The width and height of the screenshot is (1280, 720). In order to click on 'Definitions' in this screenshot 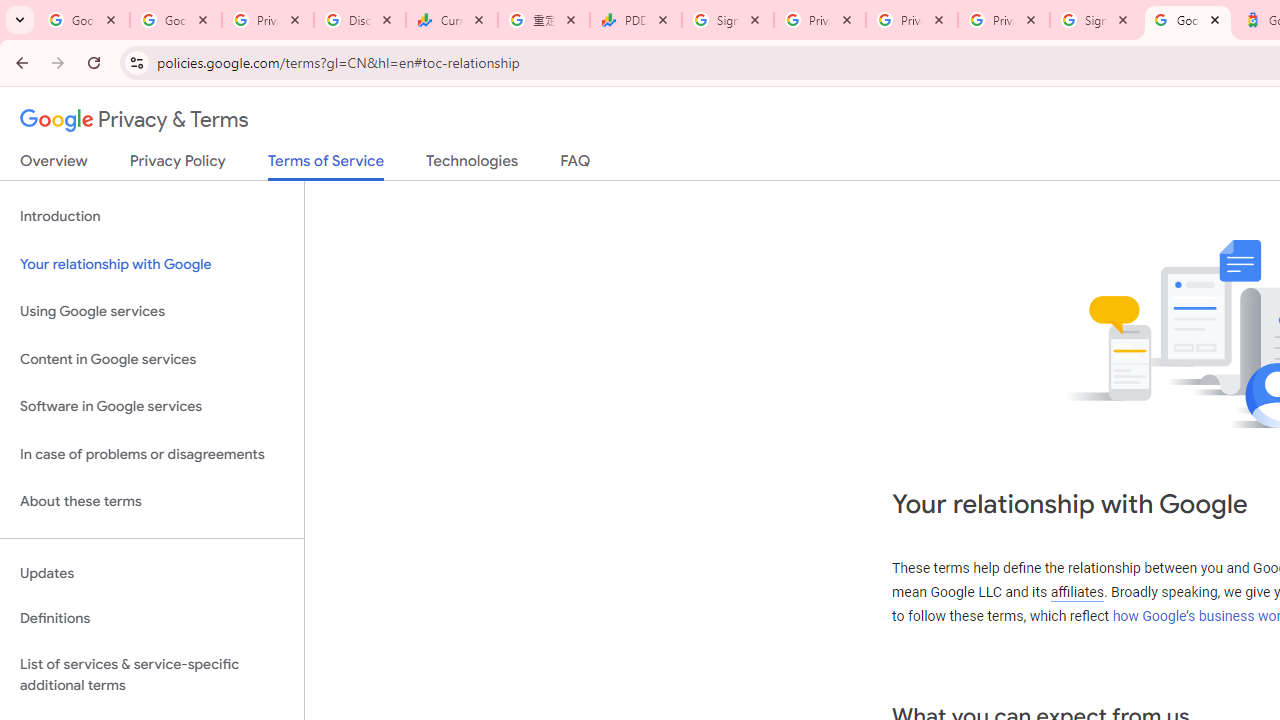, I will do `click(151, 618)`.